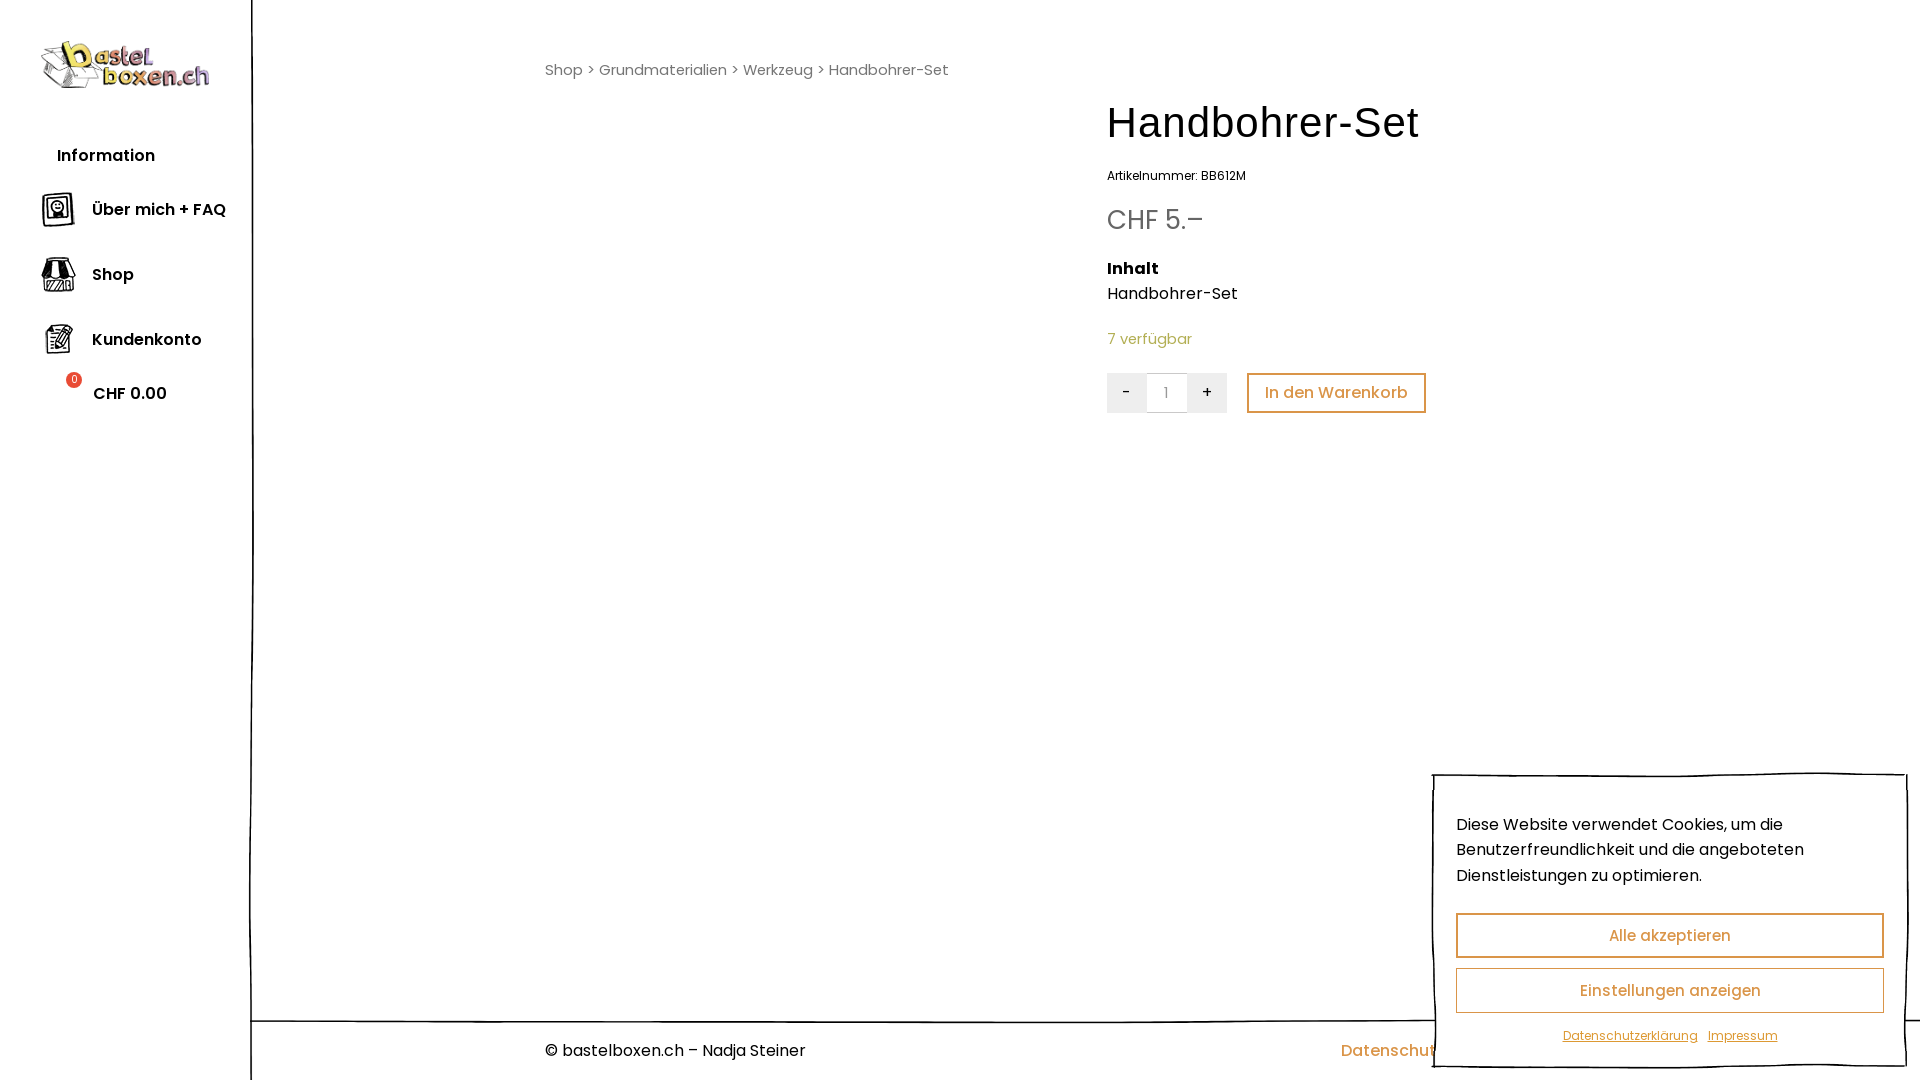 This screenshot has width=1920, height=1080. What do you see at coordinates (1670, 935) in the screenshot?
I see `'Alle akzeptieren'` at bounding box center [1670, 935].